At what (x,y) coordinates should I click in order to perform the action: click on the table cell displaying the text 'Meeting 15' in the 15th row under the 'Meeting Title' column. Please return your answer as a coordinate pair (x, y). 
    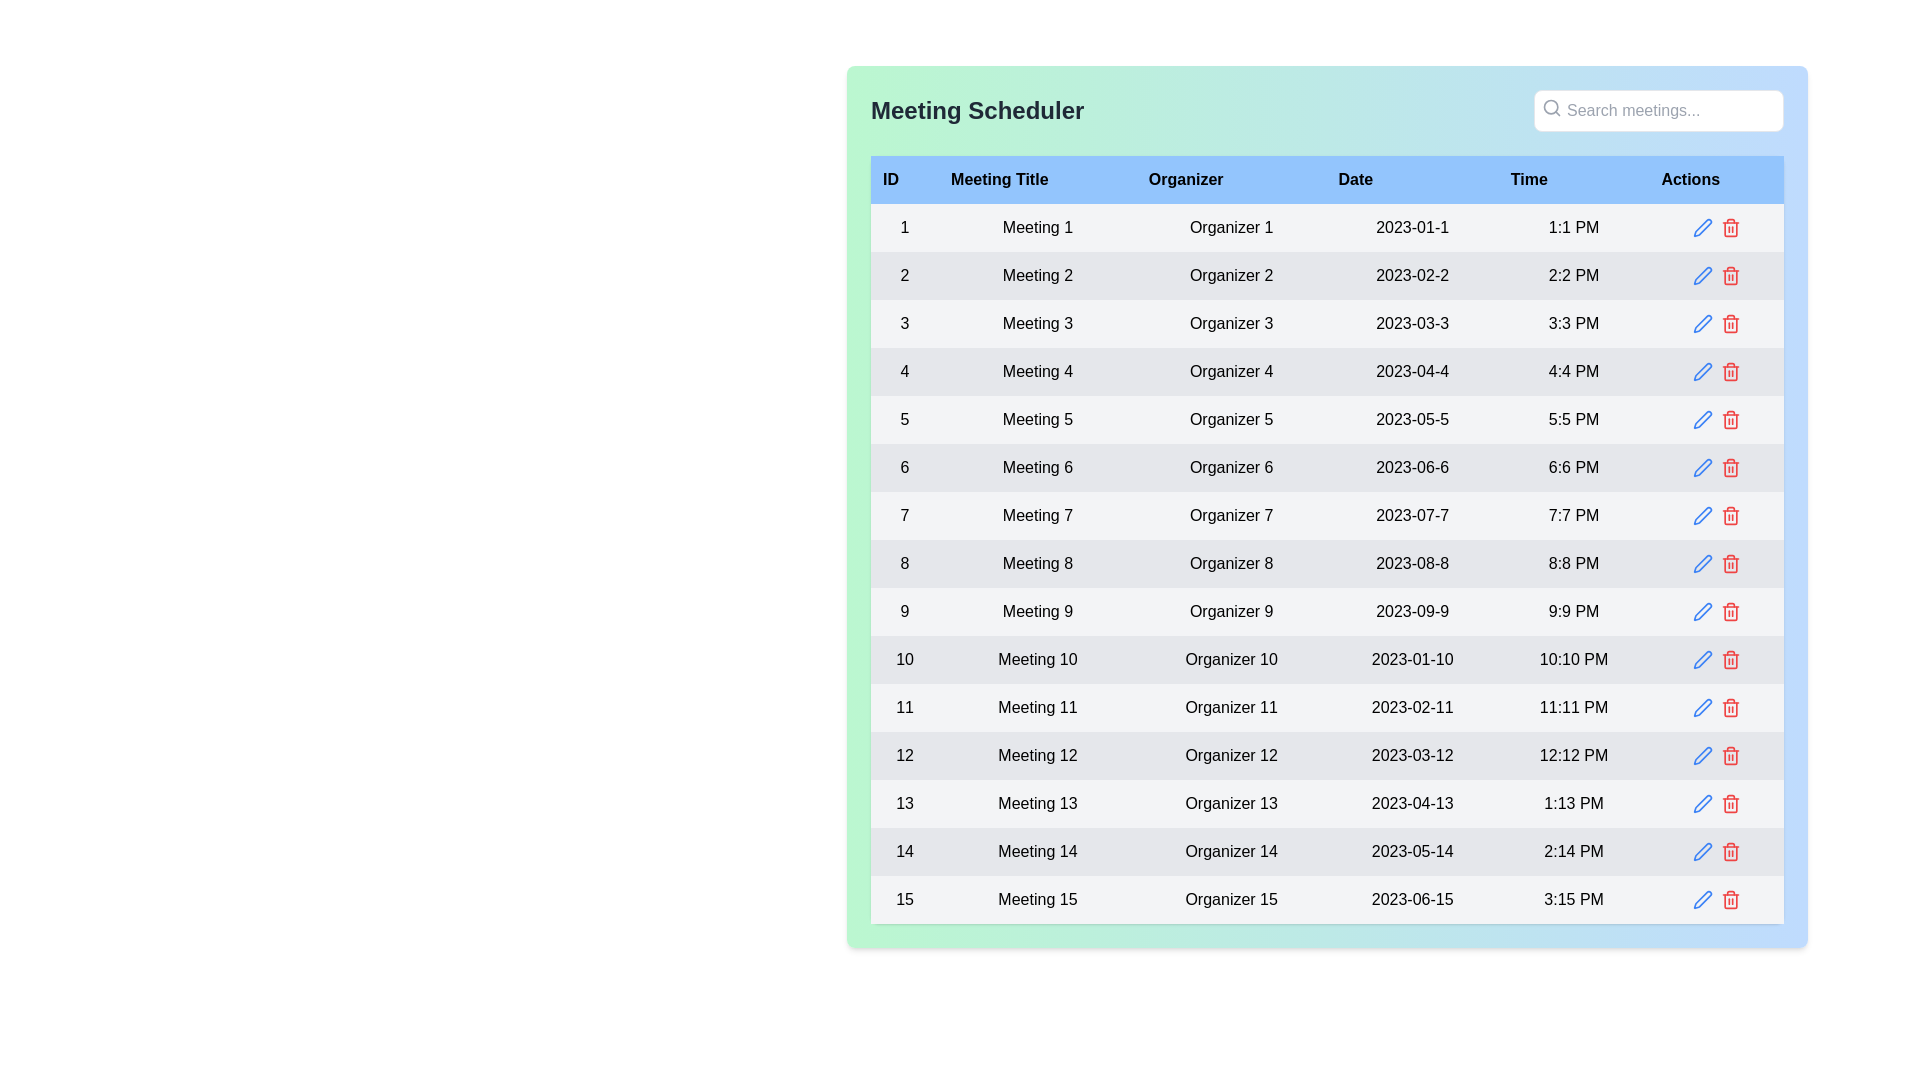
    Looking at the image, I should click on (1037, 898).